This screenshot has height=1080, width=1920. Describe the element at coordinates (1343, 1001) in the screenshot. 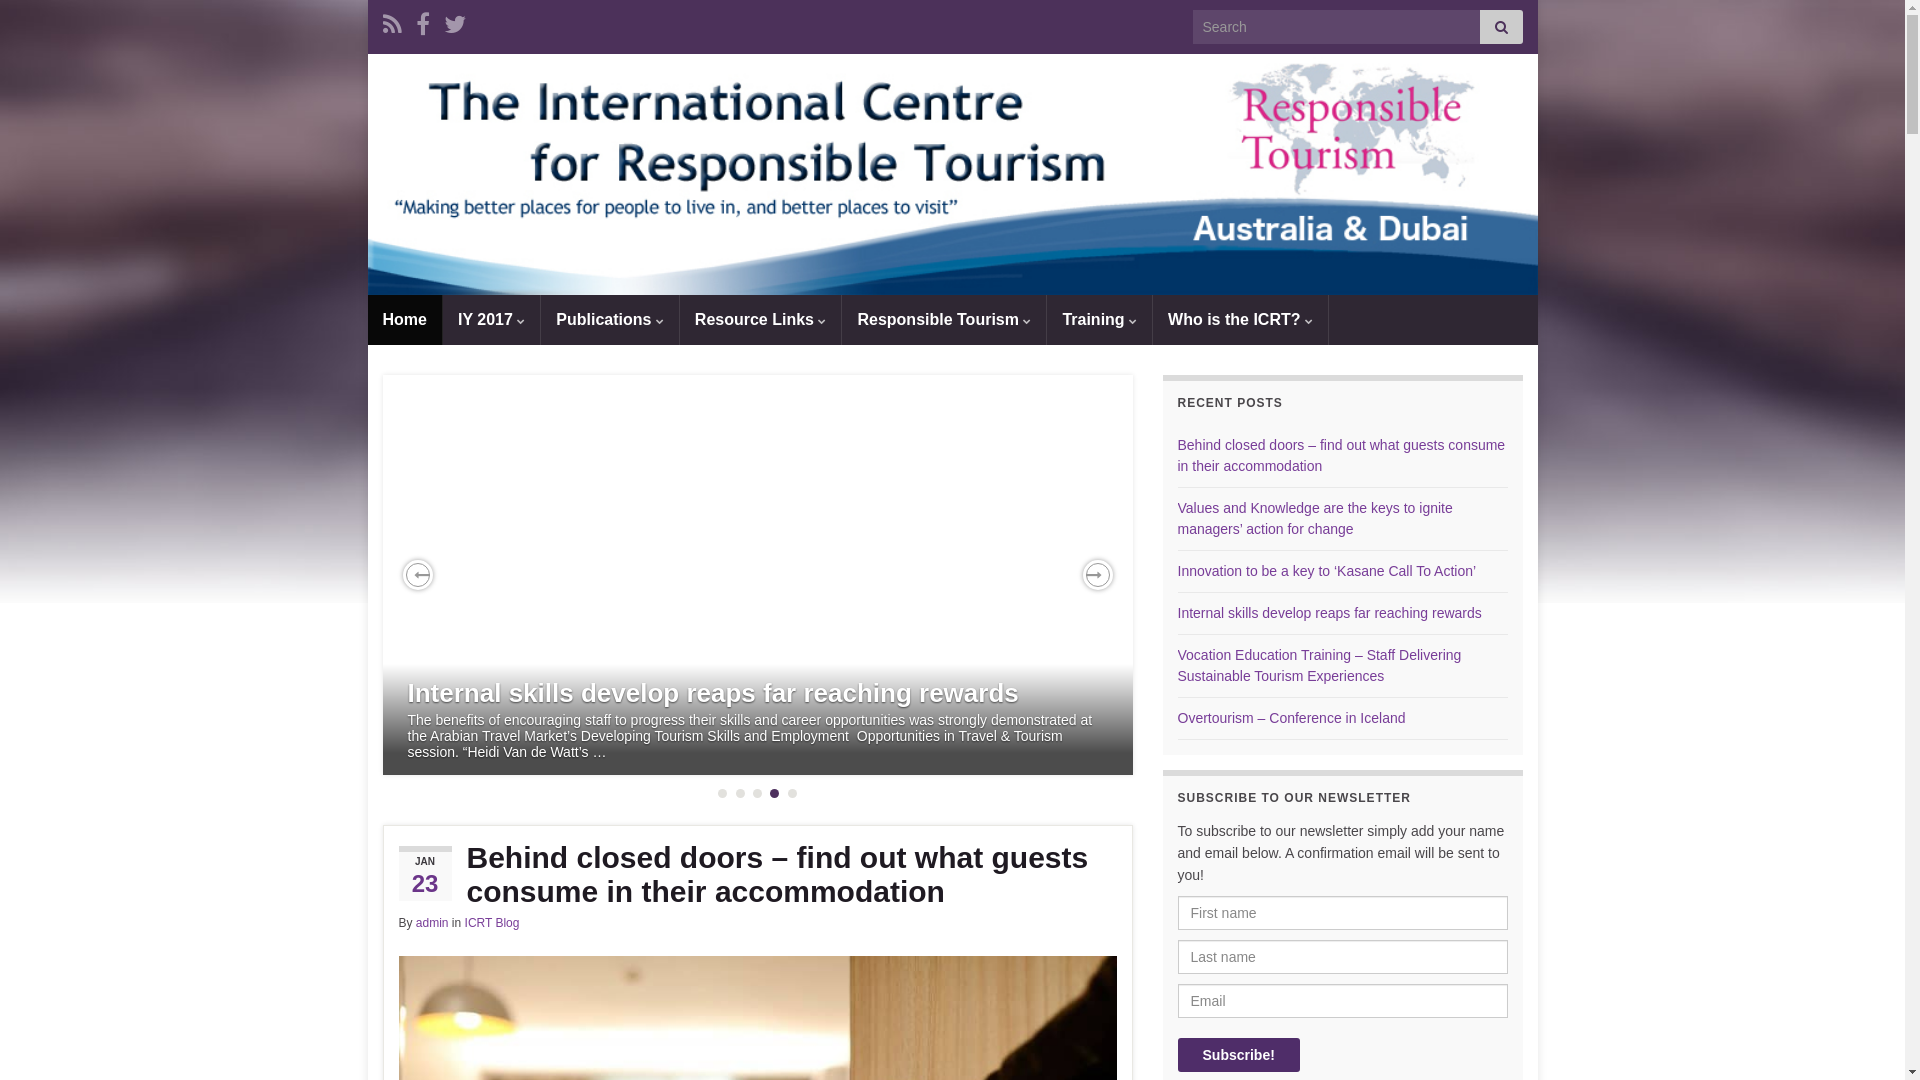

I see `'Email'` at that location.